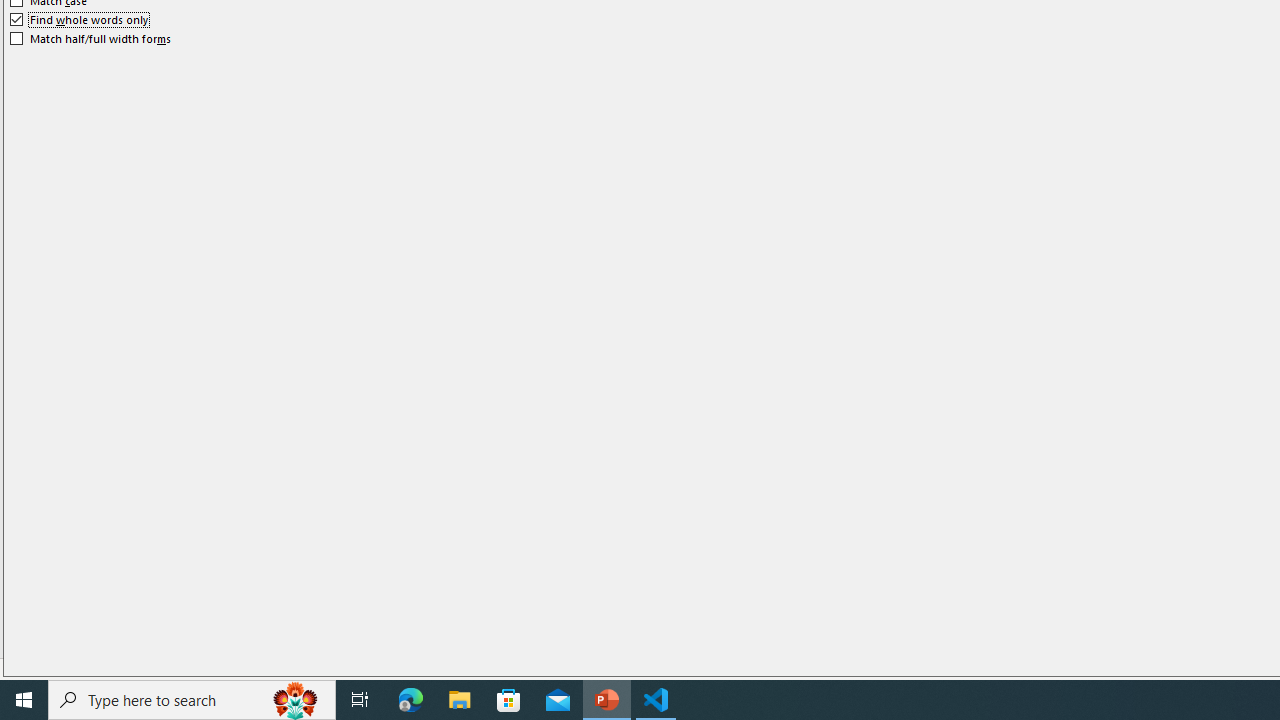 This screenshot has width=1280, height=720. I want to click on 'Match half/full width forms', so click(90, 38).